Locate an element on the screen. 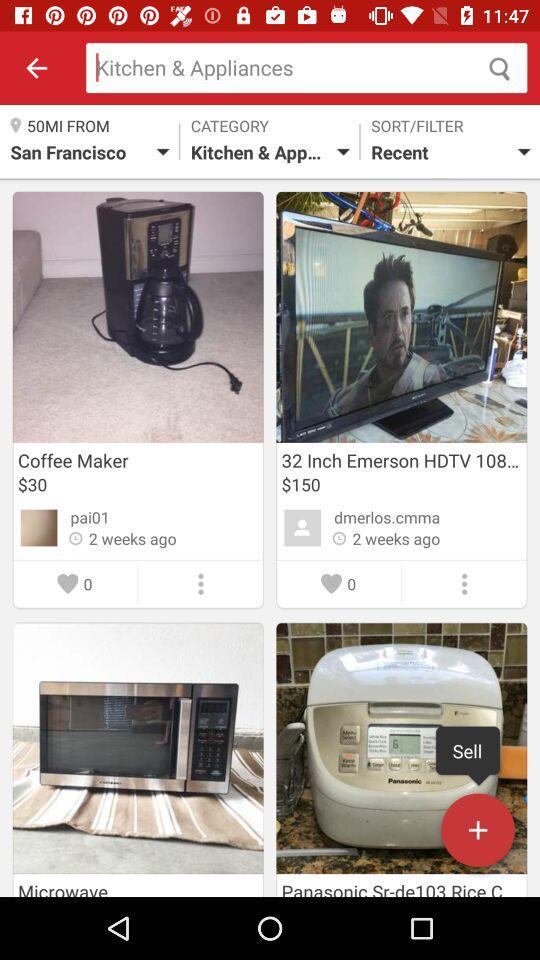 This screenshot has height=960, width=540. the icon on left to the text dmerloscmma on the web page is located at coordinates (301, 527).